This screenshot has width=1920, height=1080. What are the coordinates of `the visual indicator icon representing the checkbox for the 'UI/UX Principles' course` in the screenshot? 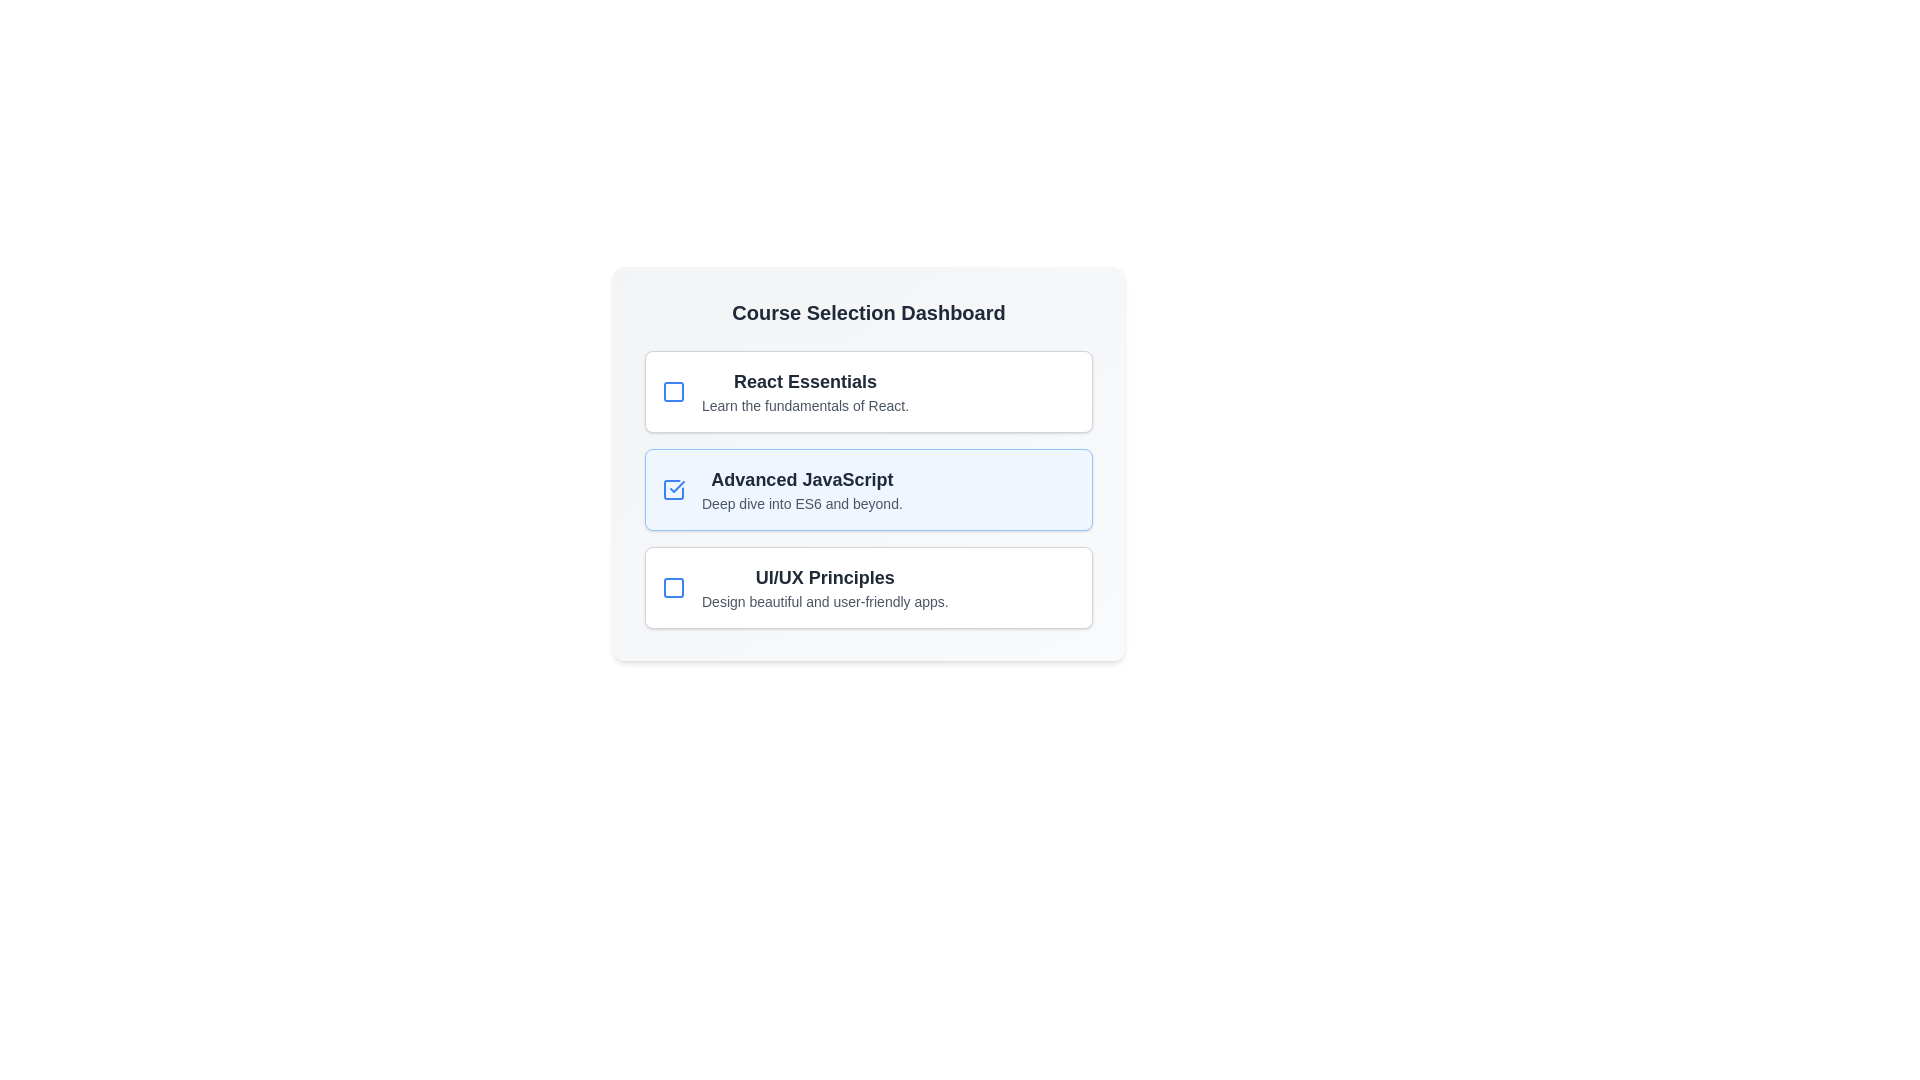 It's located at (673, 586).